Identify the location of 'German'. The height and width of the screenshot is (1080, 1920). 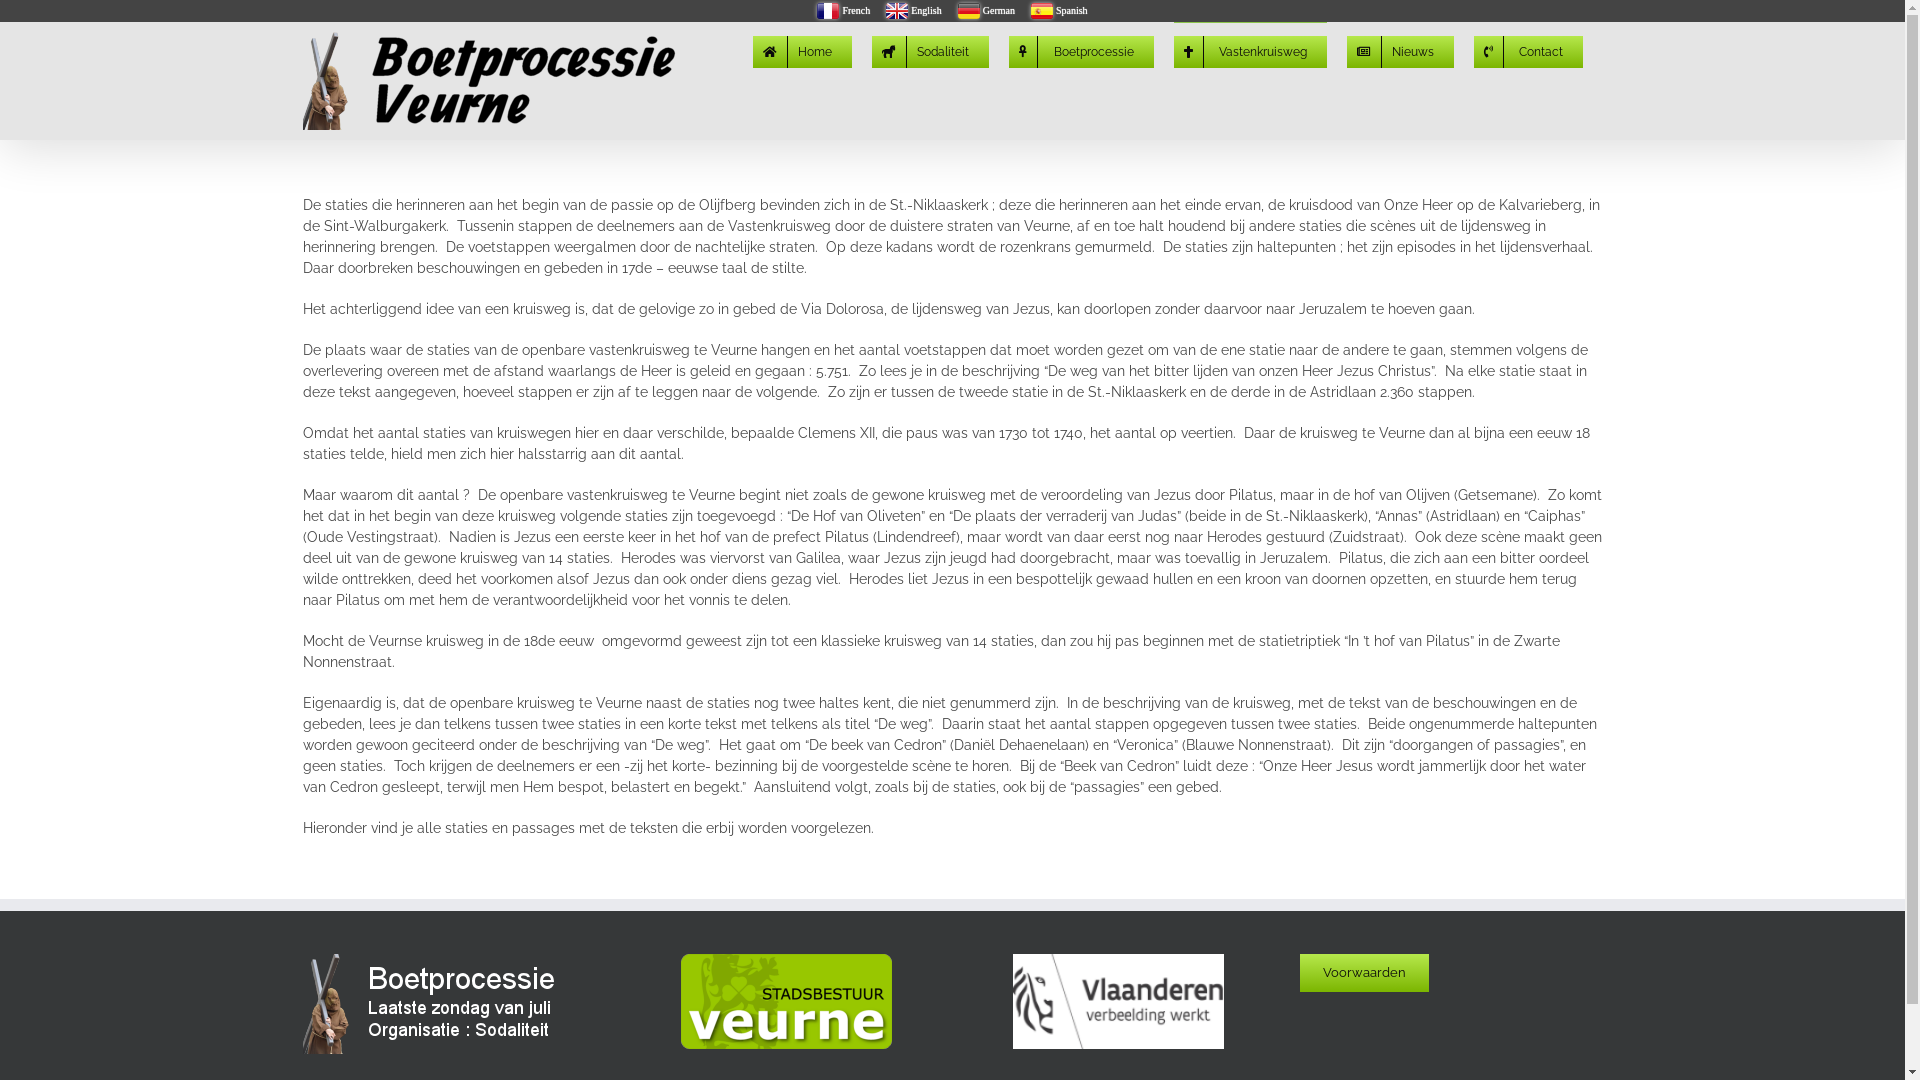
(986, 11).